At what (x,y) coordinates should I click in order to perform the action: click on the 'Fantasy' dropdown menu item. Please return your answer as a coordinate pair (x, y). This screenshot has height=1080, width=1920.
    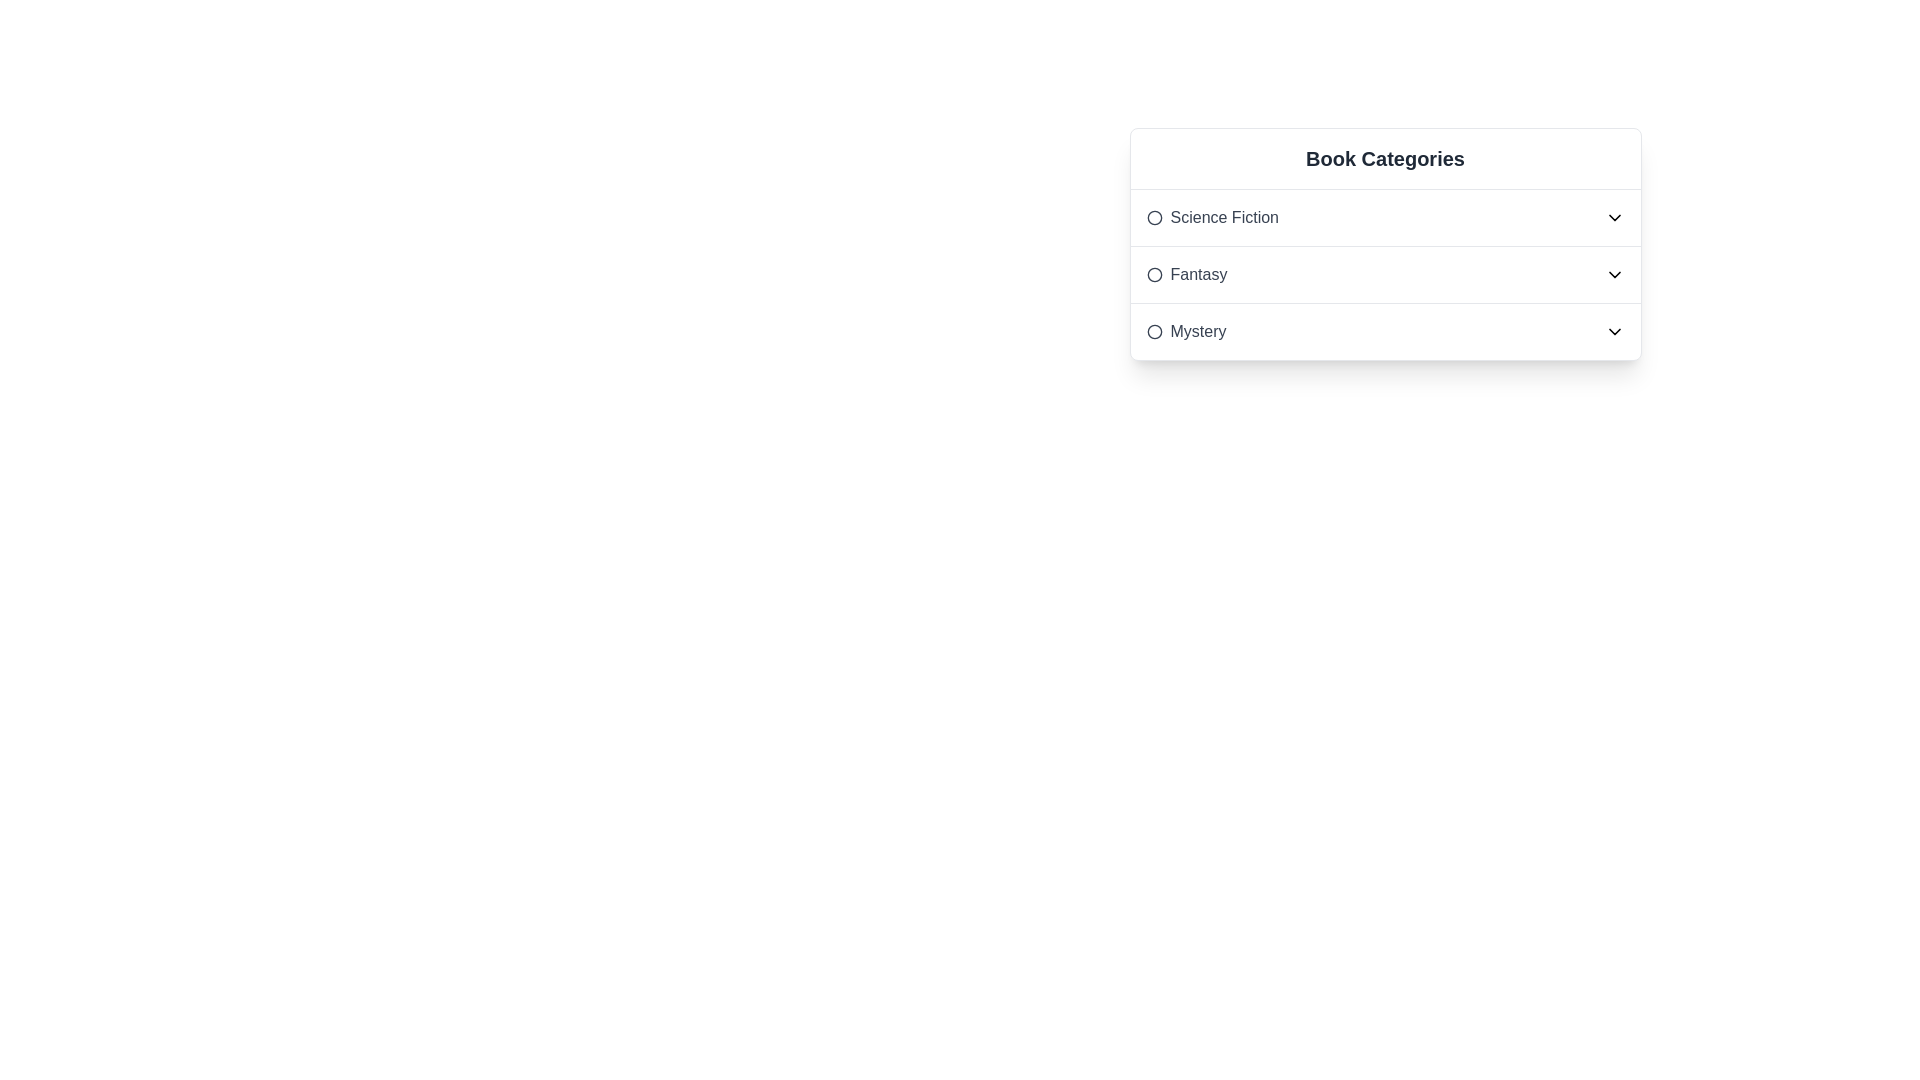
    Looking at the image, I should click on (1384, 274).